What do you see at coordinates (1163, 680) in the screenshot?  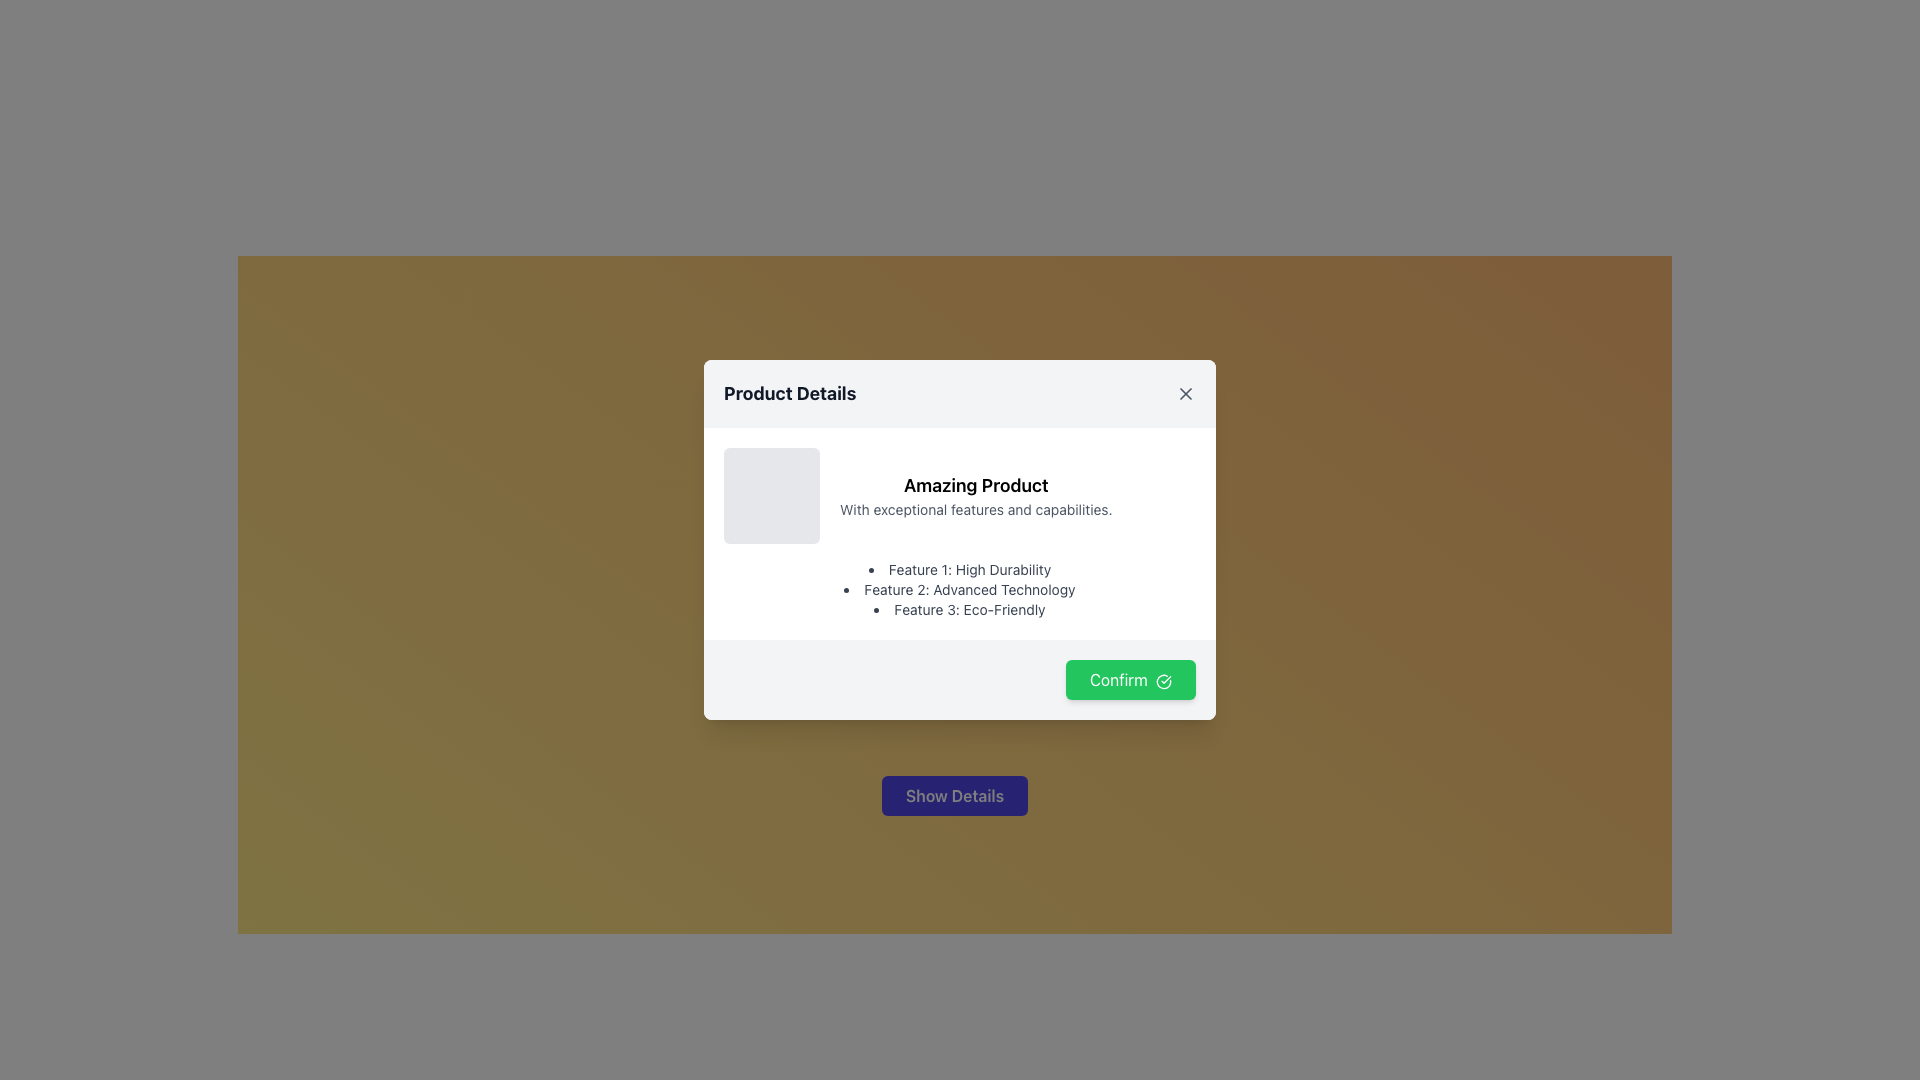 I see `the Decorative Icon located near the right side of the 'Confirm' button at the bottom right corner of the modal dialog box, which serves as a visual confirmation for the button action` at bounding box center [1163, 680].